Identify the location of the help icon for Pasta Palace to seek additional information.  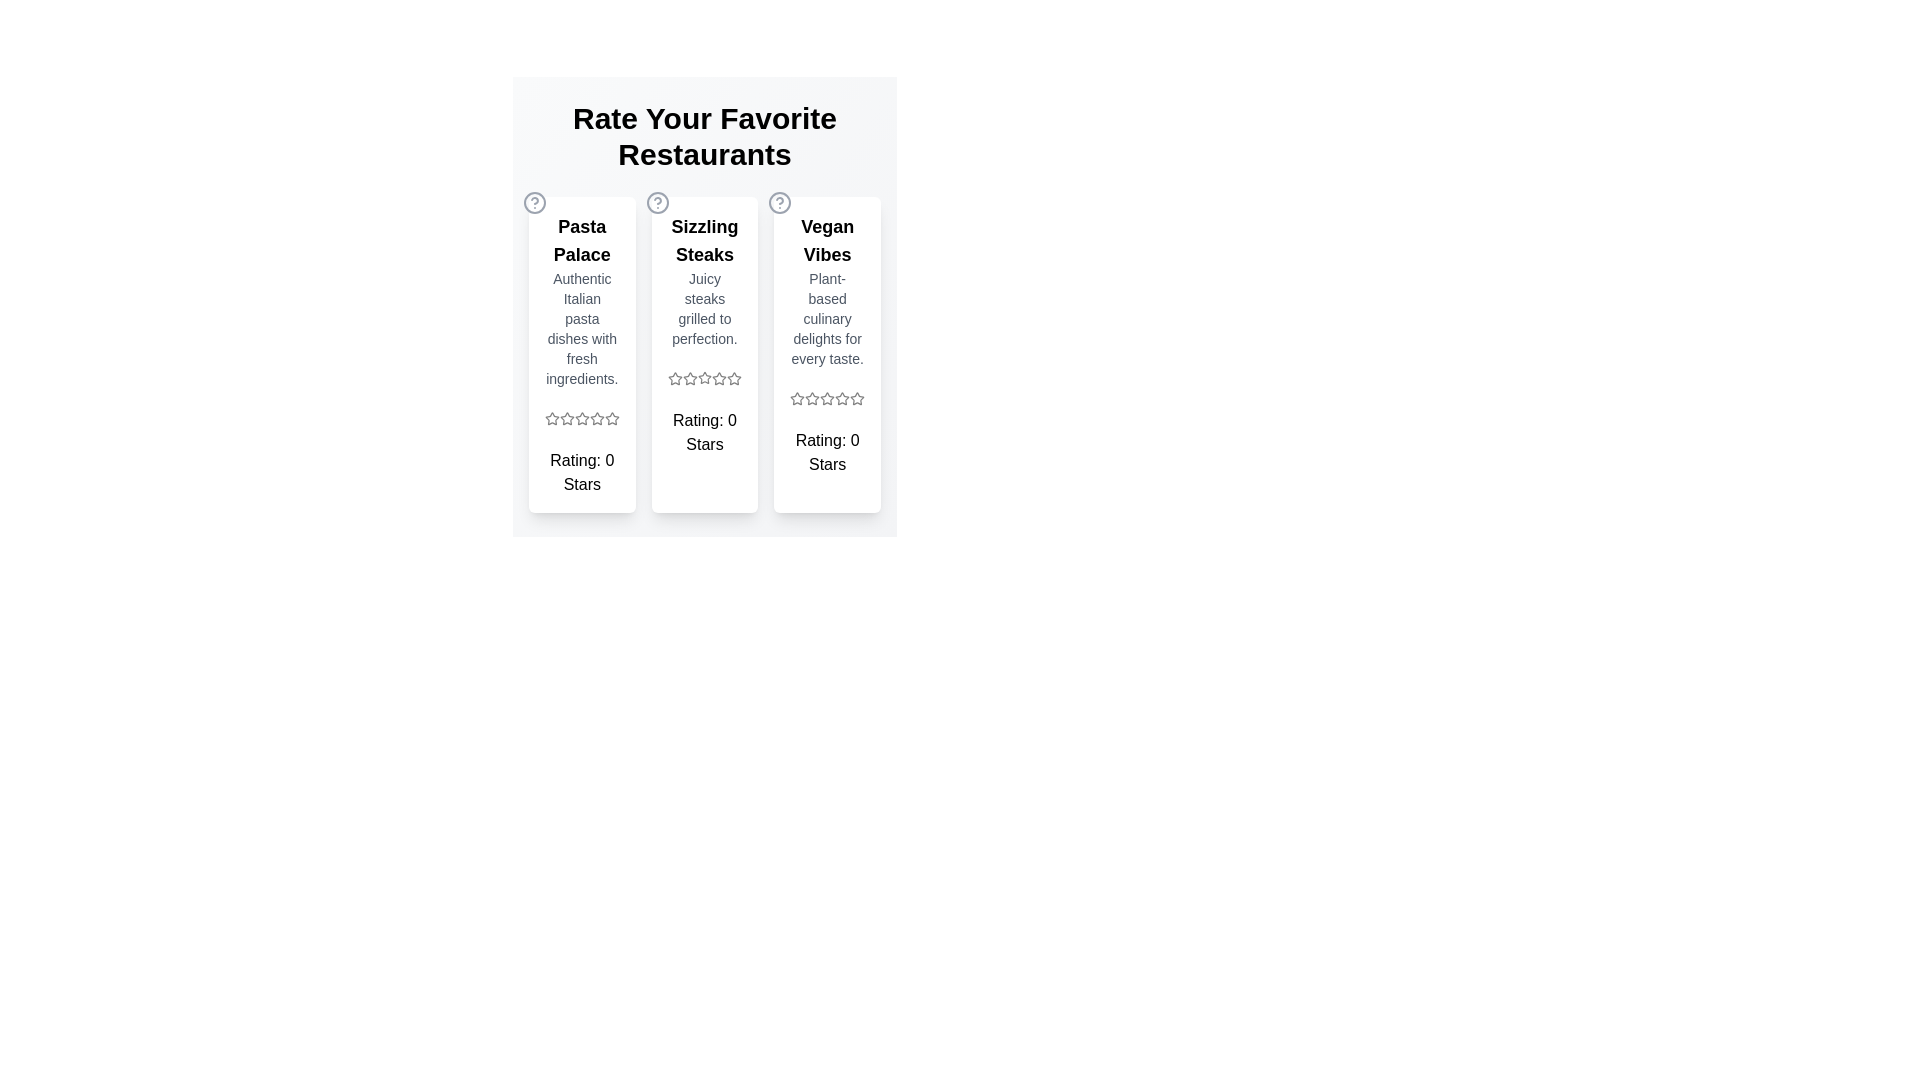
(534, 203).